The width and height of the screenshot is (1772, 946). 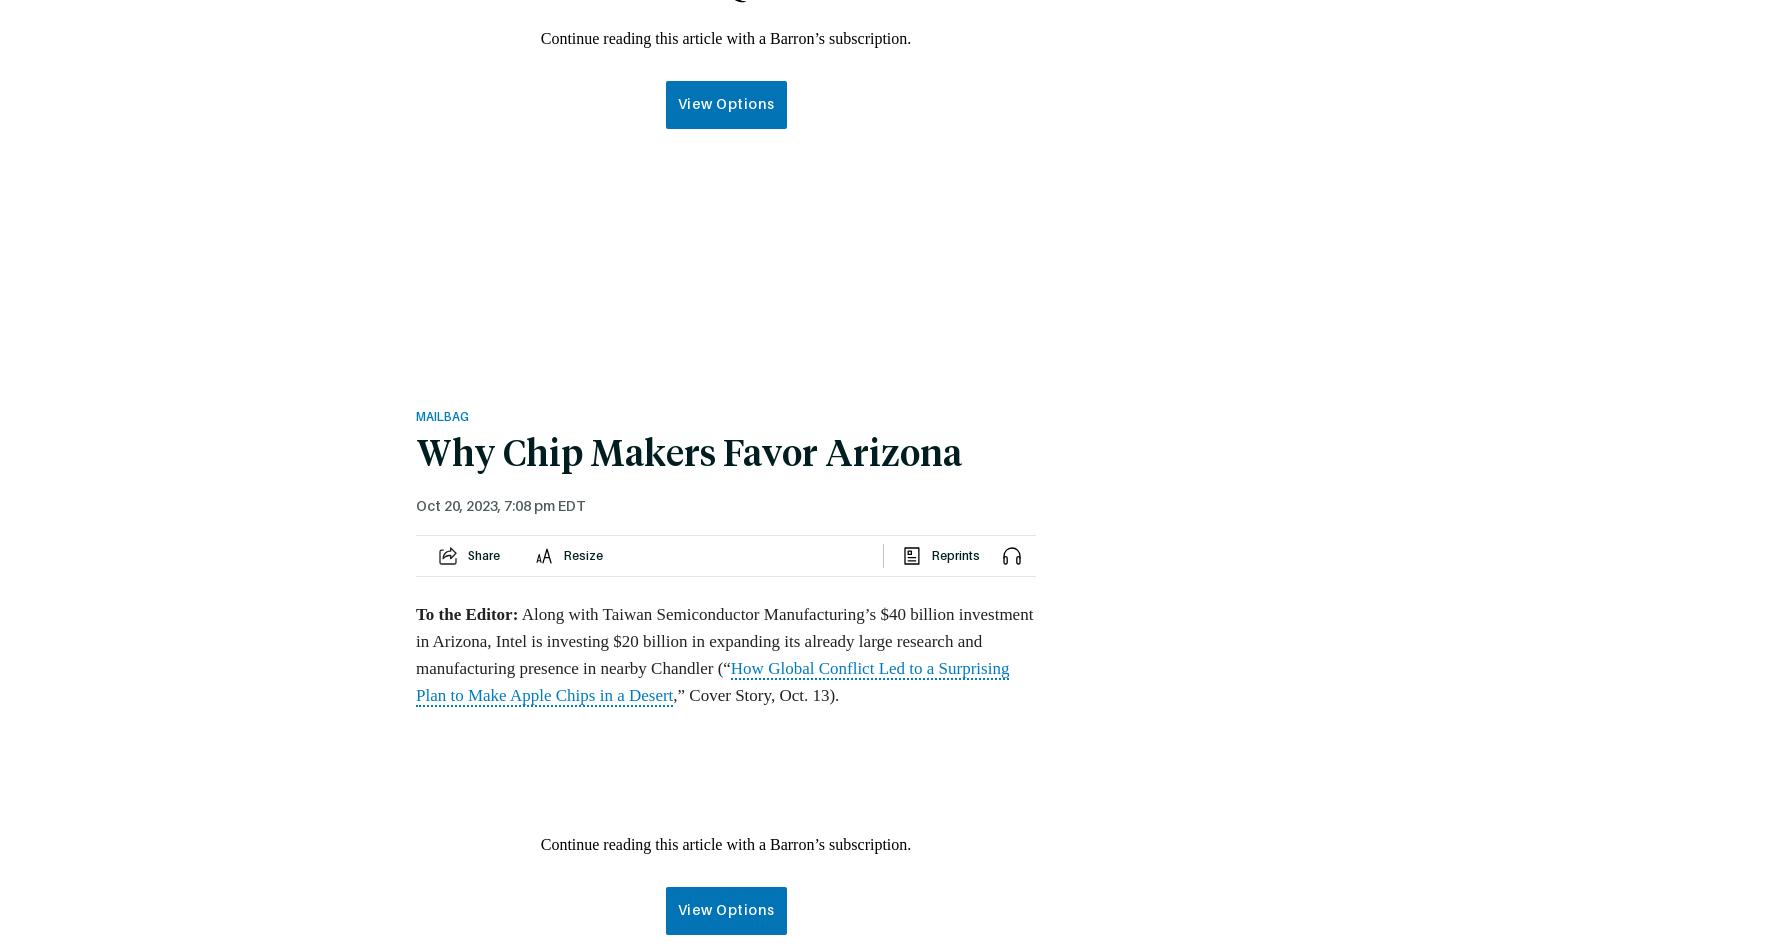 I want to click on 'Along with Taiwan Semiconductor Manufacturing’s $40 billion investment in Arizona, Intel is investing $20 billion in expanding its already large research and manufacturing presence in nearby Chandler (“', so click(x=723, y=641).